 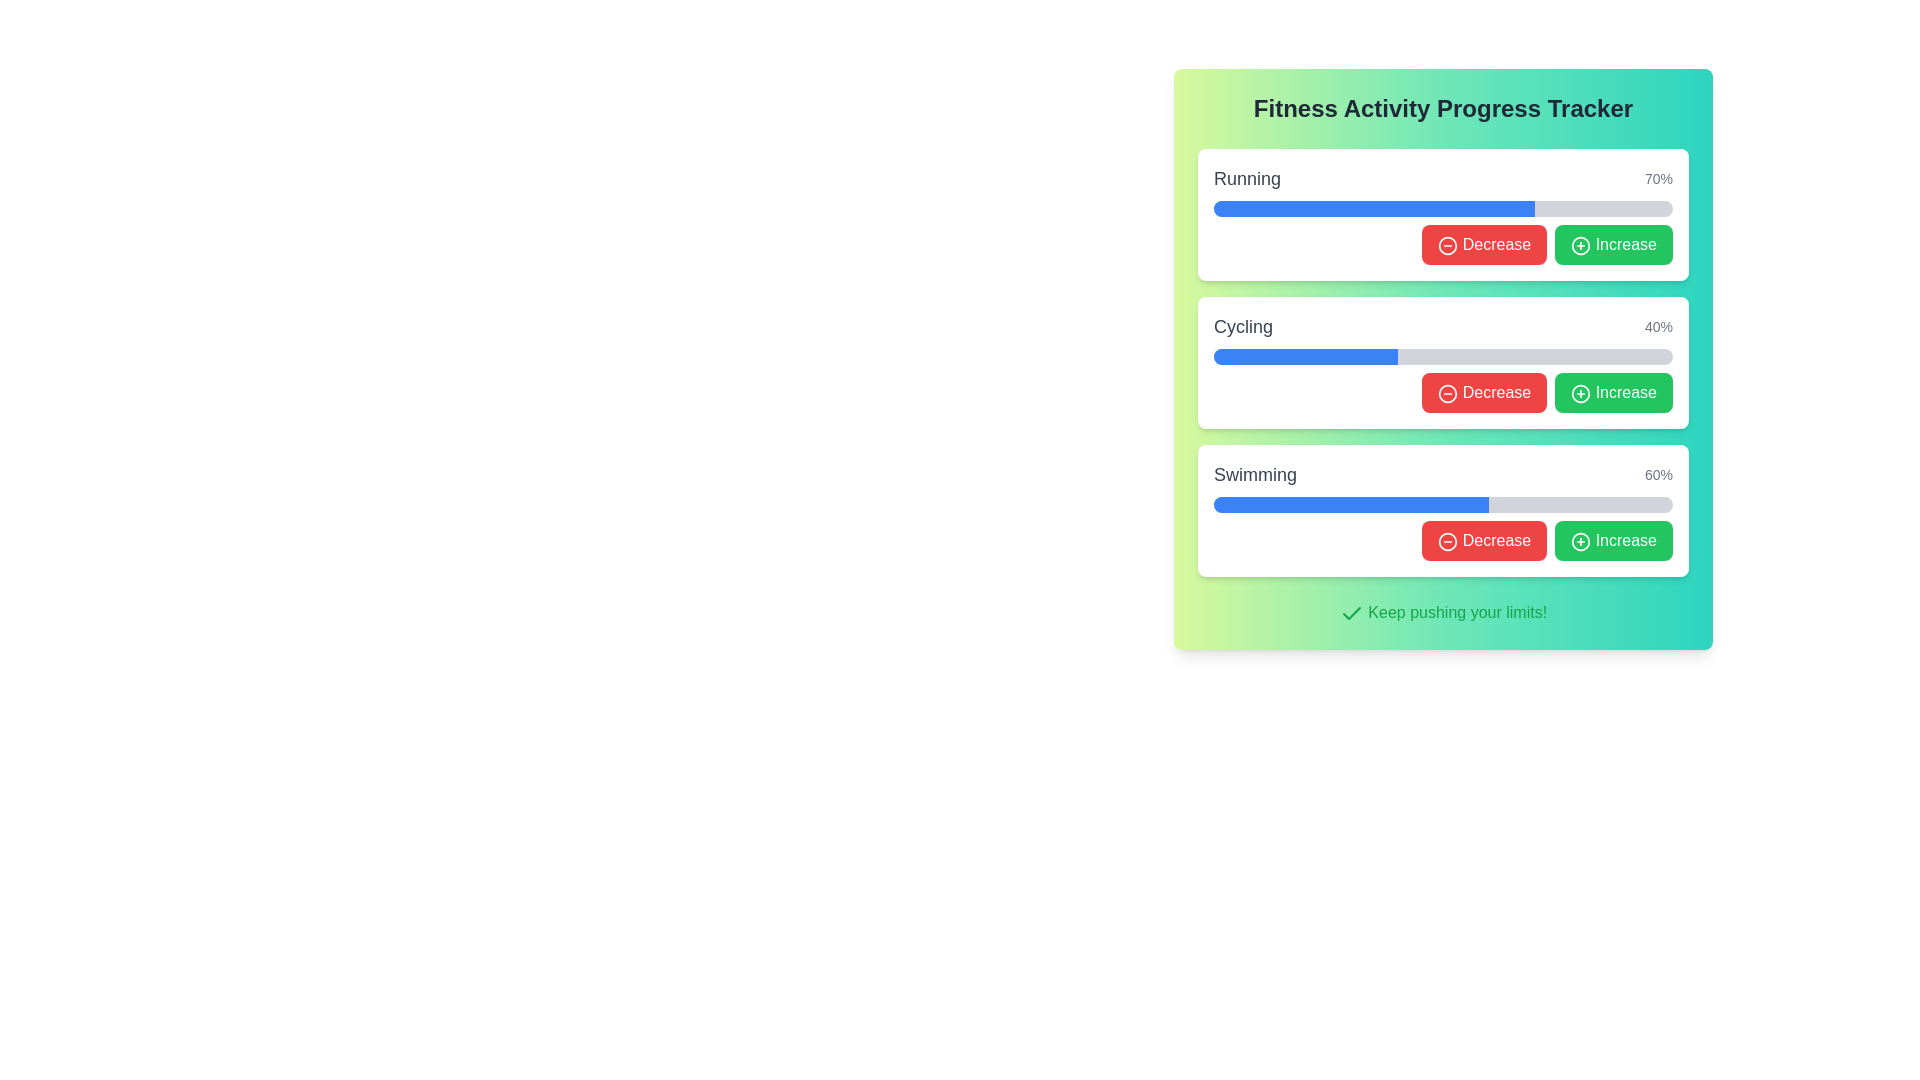 I want to click on the 'Increase' action icon located at the right end of the green 'Increase' button in the Cycling progress bar card, so click(x=1580, y=393).